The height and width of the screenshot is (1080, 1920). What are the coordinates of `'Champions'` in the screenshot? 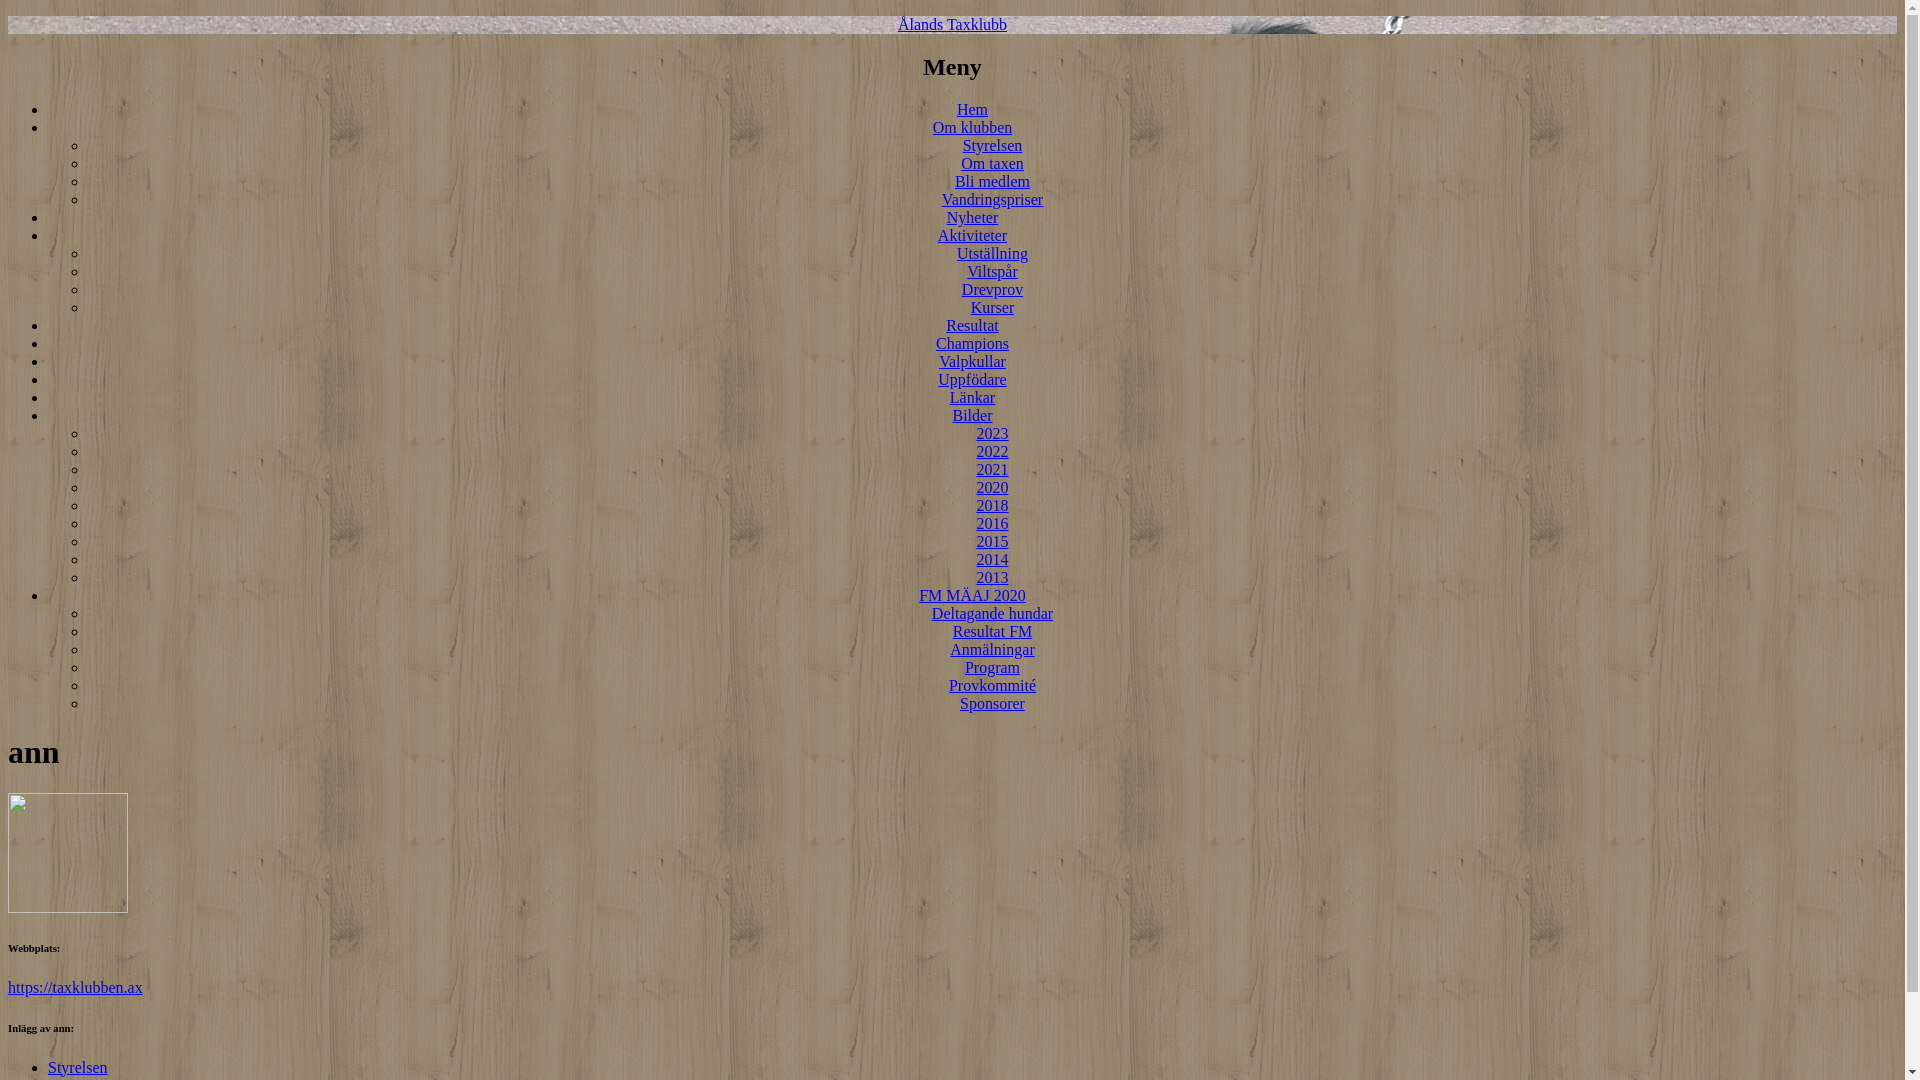 It's located at (972, 342).